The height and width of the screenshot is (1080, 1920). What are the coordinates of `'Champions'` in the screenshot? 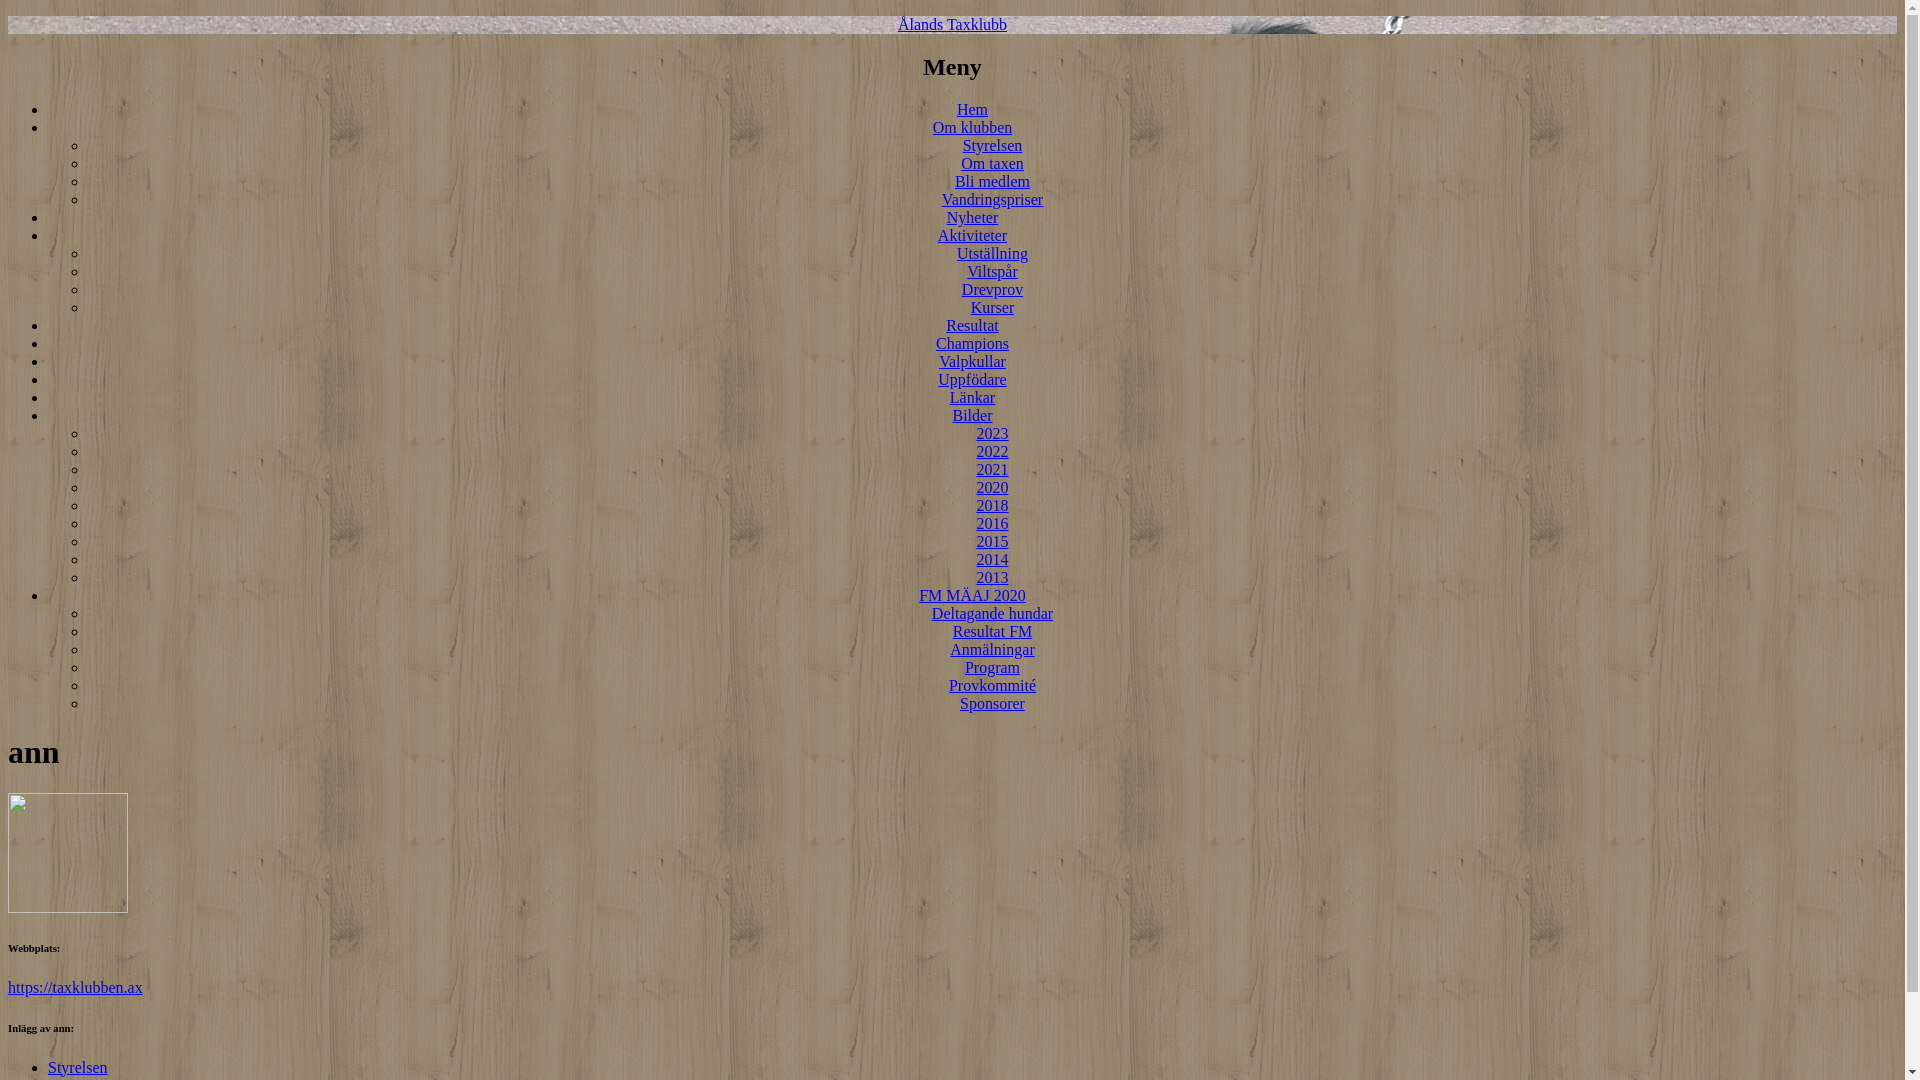 It's located at (972, 342).